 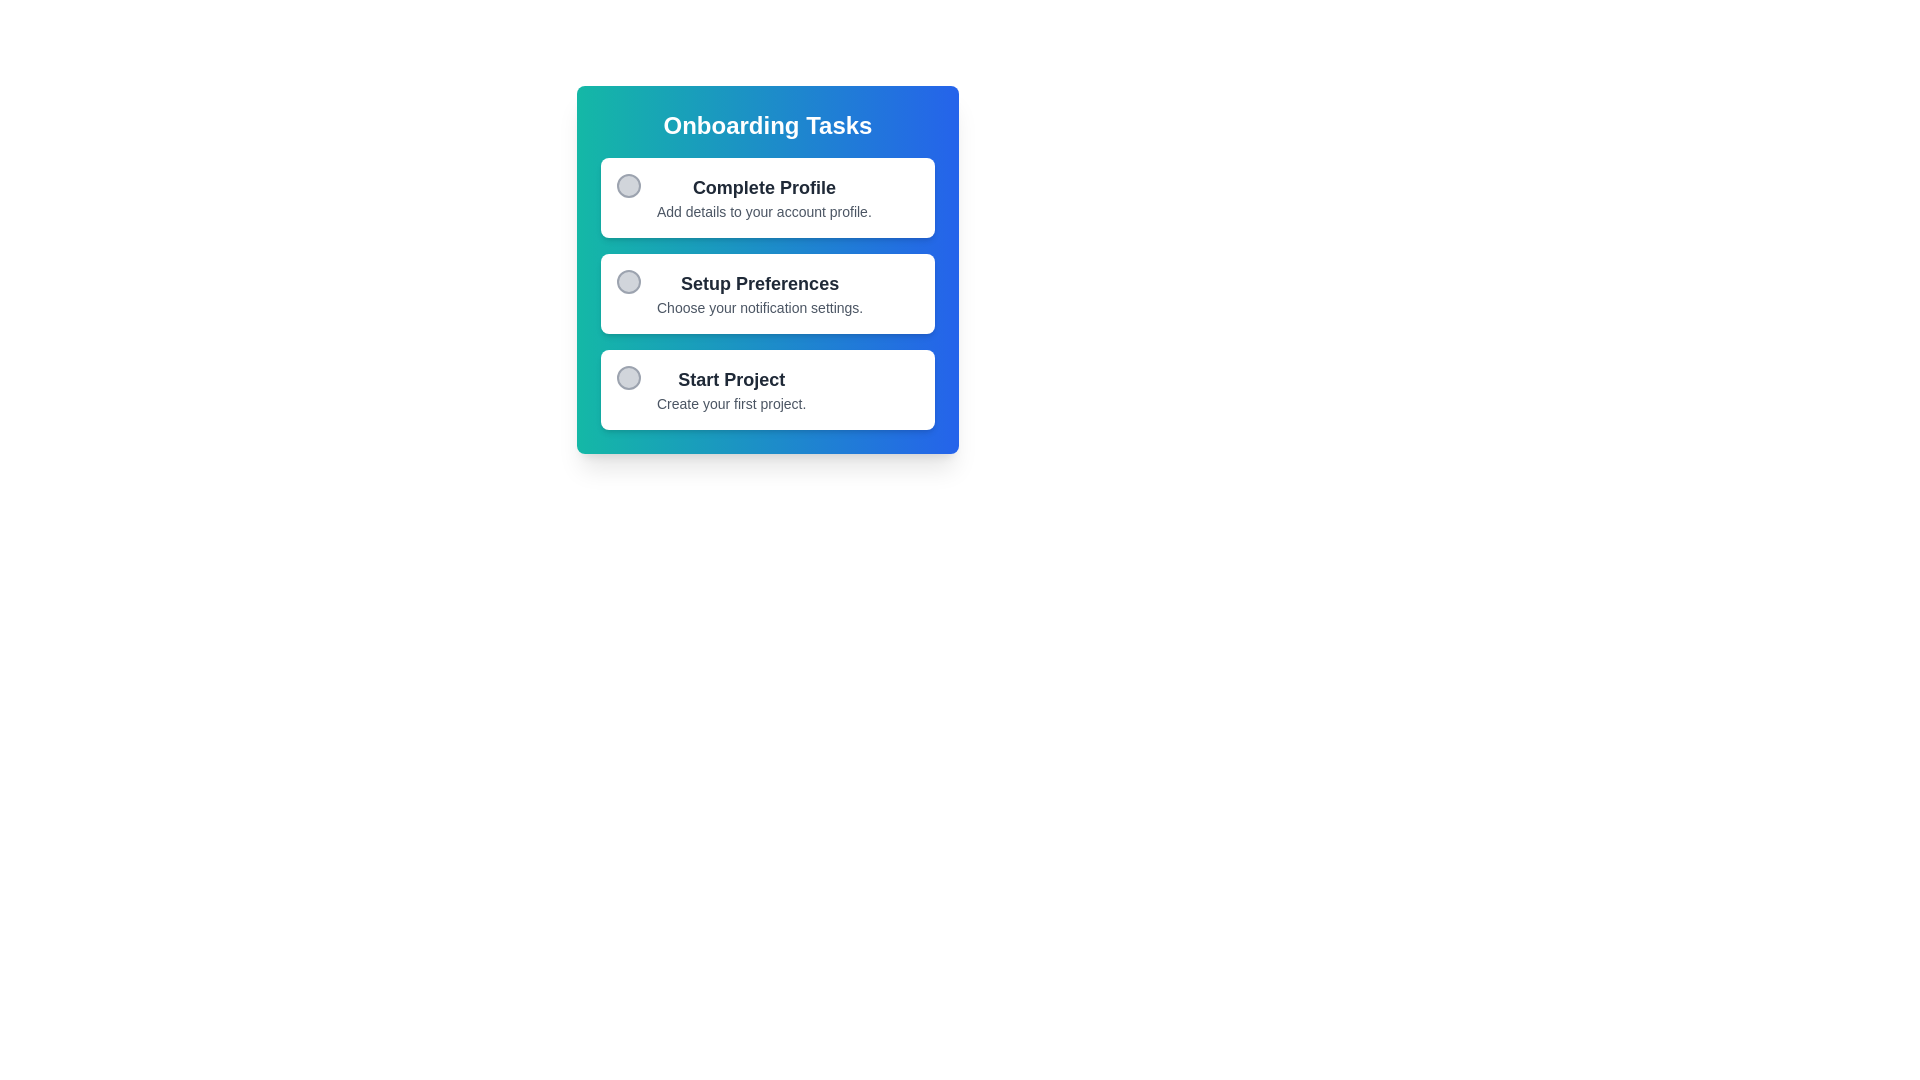 What do you see at coordinates (730, 389) in the screenshot?
I see `the Static Text Block displaying 'Start Project' and 'Create your first project', which is the last element in a vertical list of text components within the 'Onboarding Tasks' card interface` at bounding box center [730, 389].